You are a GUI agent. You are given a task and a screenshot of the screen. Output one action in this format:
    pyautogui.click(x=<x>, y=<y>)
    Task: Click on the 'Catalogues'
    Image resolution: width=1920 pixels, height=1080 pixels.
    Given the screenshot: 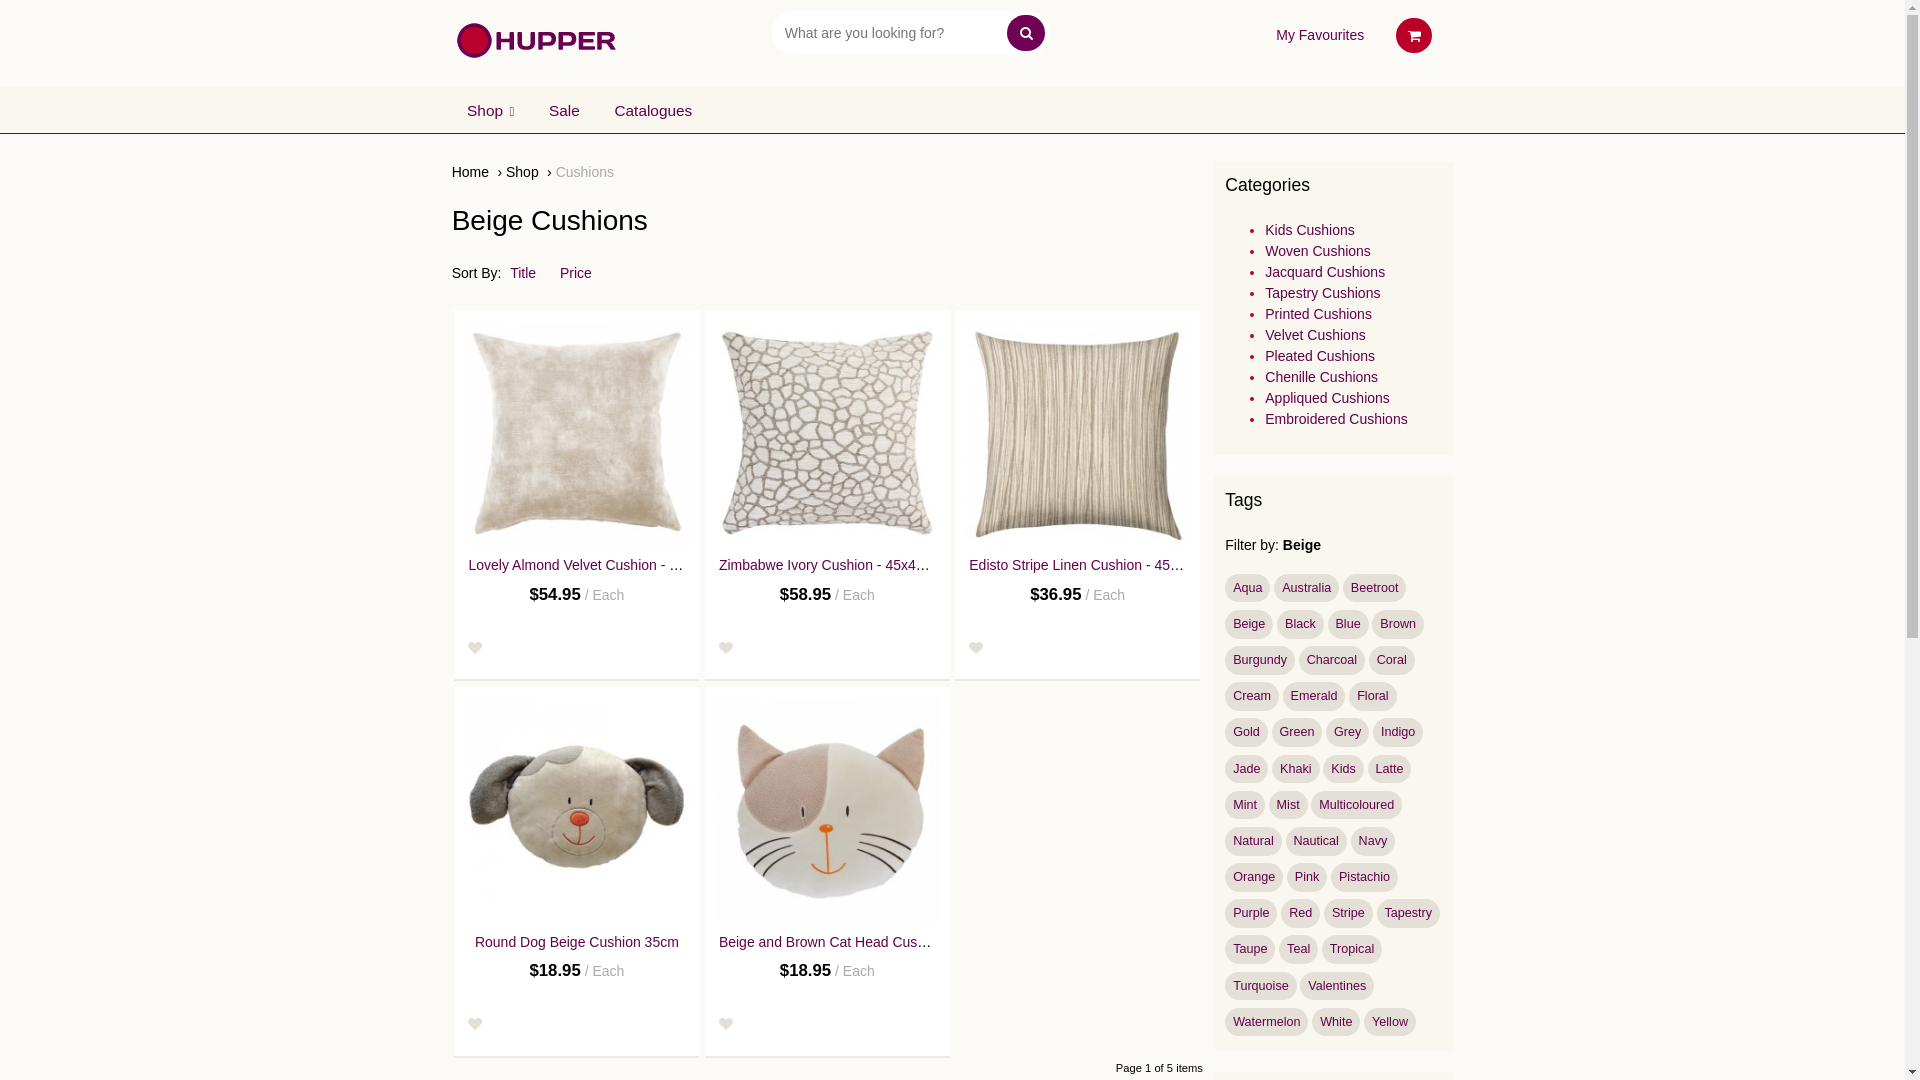 What is the action you would take?
    pyautogui.click(x=653, y=110)
    